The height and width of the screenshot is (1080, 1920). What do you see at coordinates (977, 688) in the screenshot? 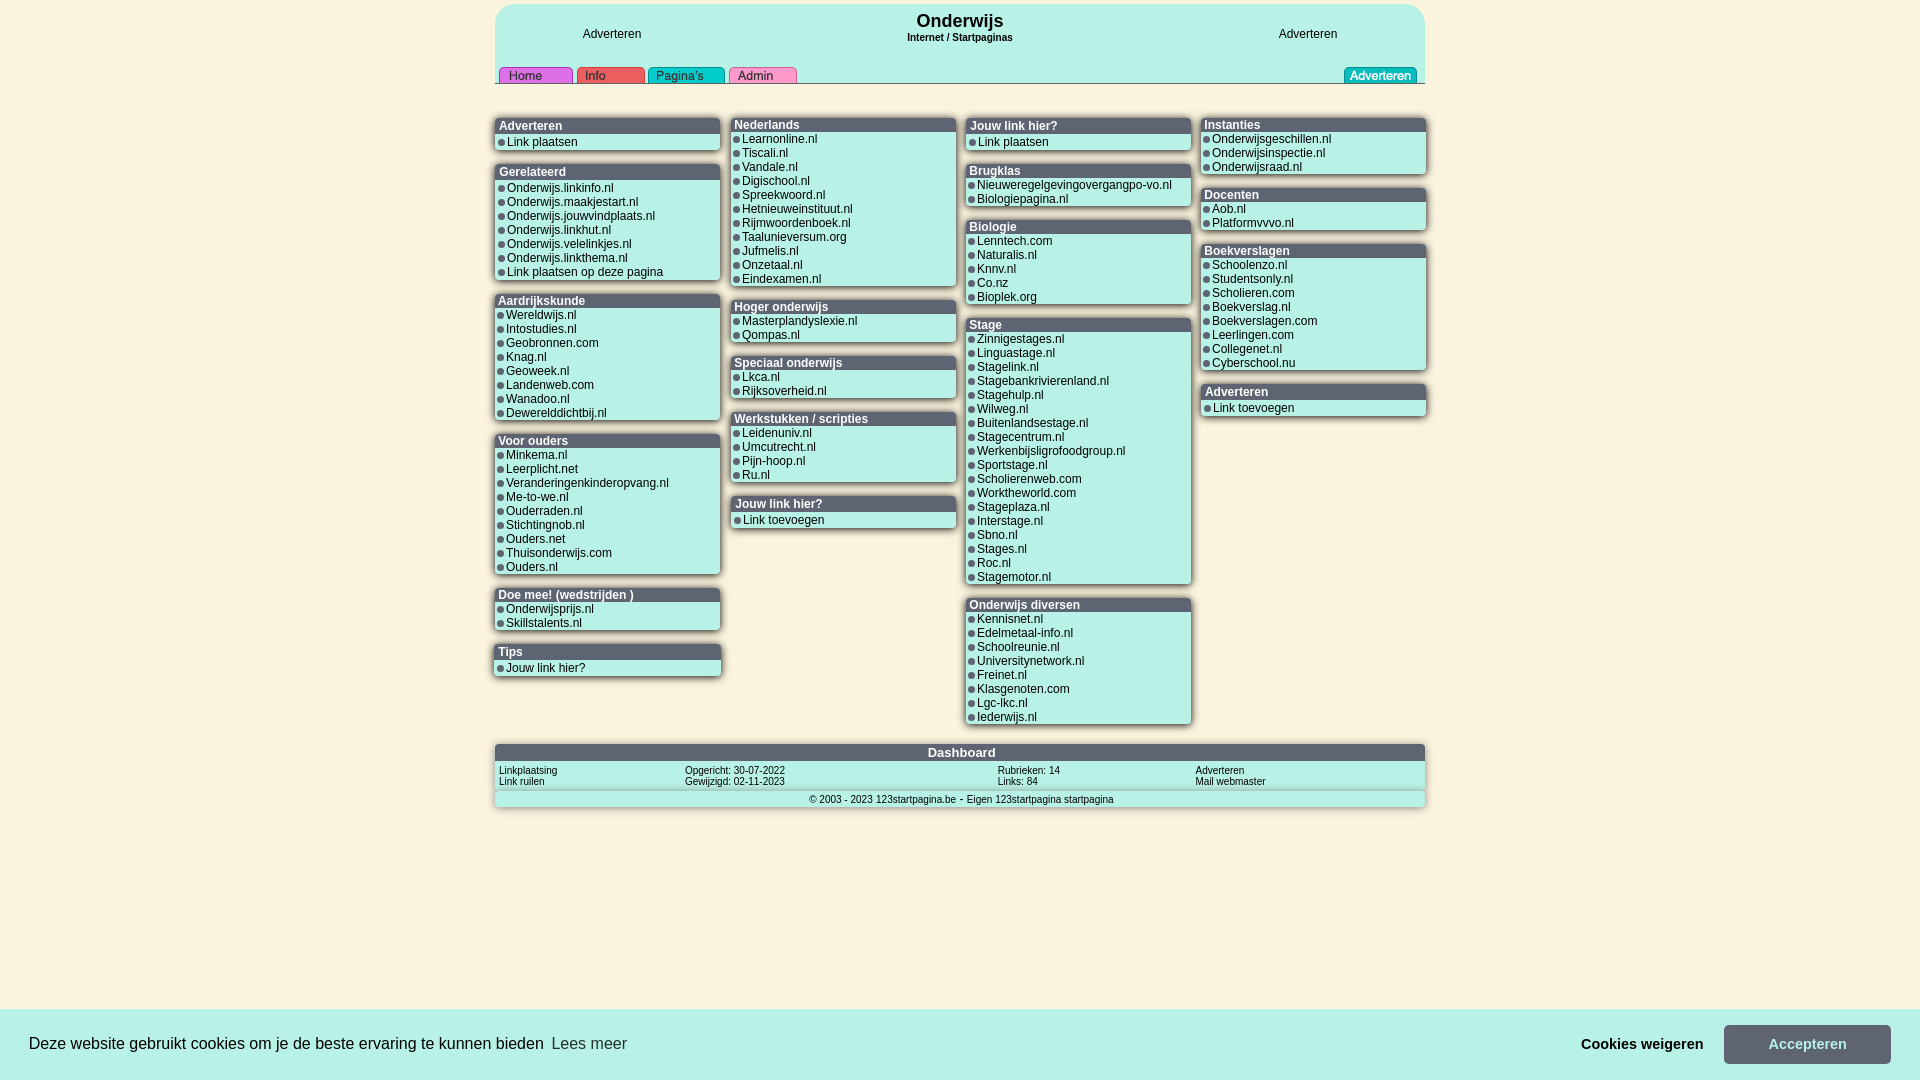
I see `'Klasgenoten.com'` at bounding box center [977, 688].